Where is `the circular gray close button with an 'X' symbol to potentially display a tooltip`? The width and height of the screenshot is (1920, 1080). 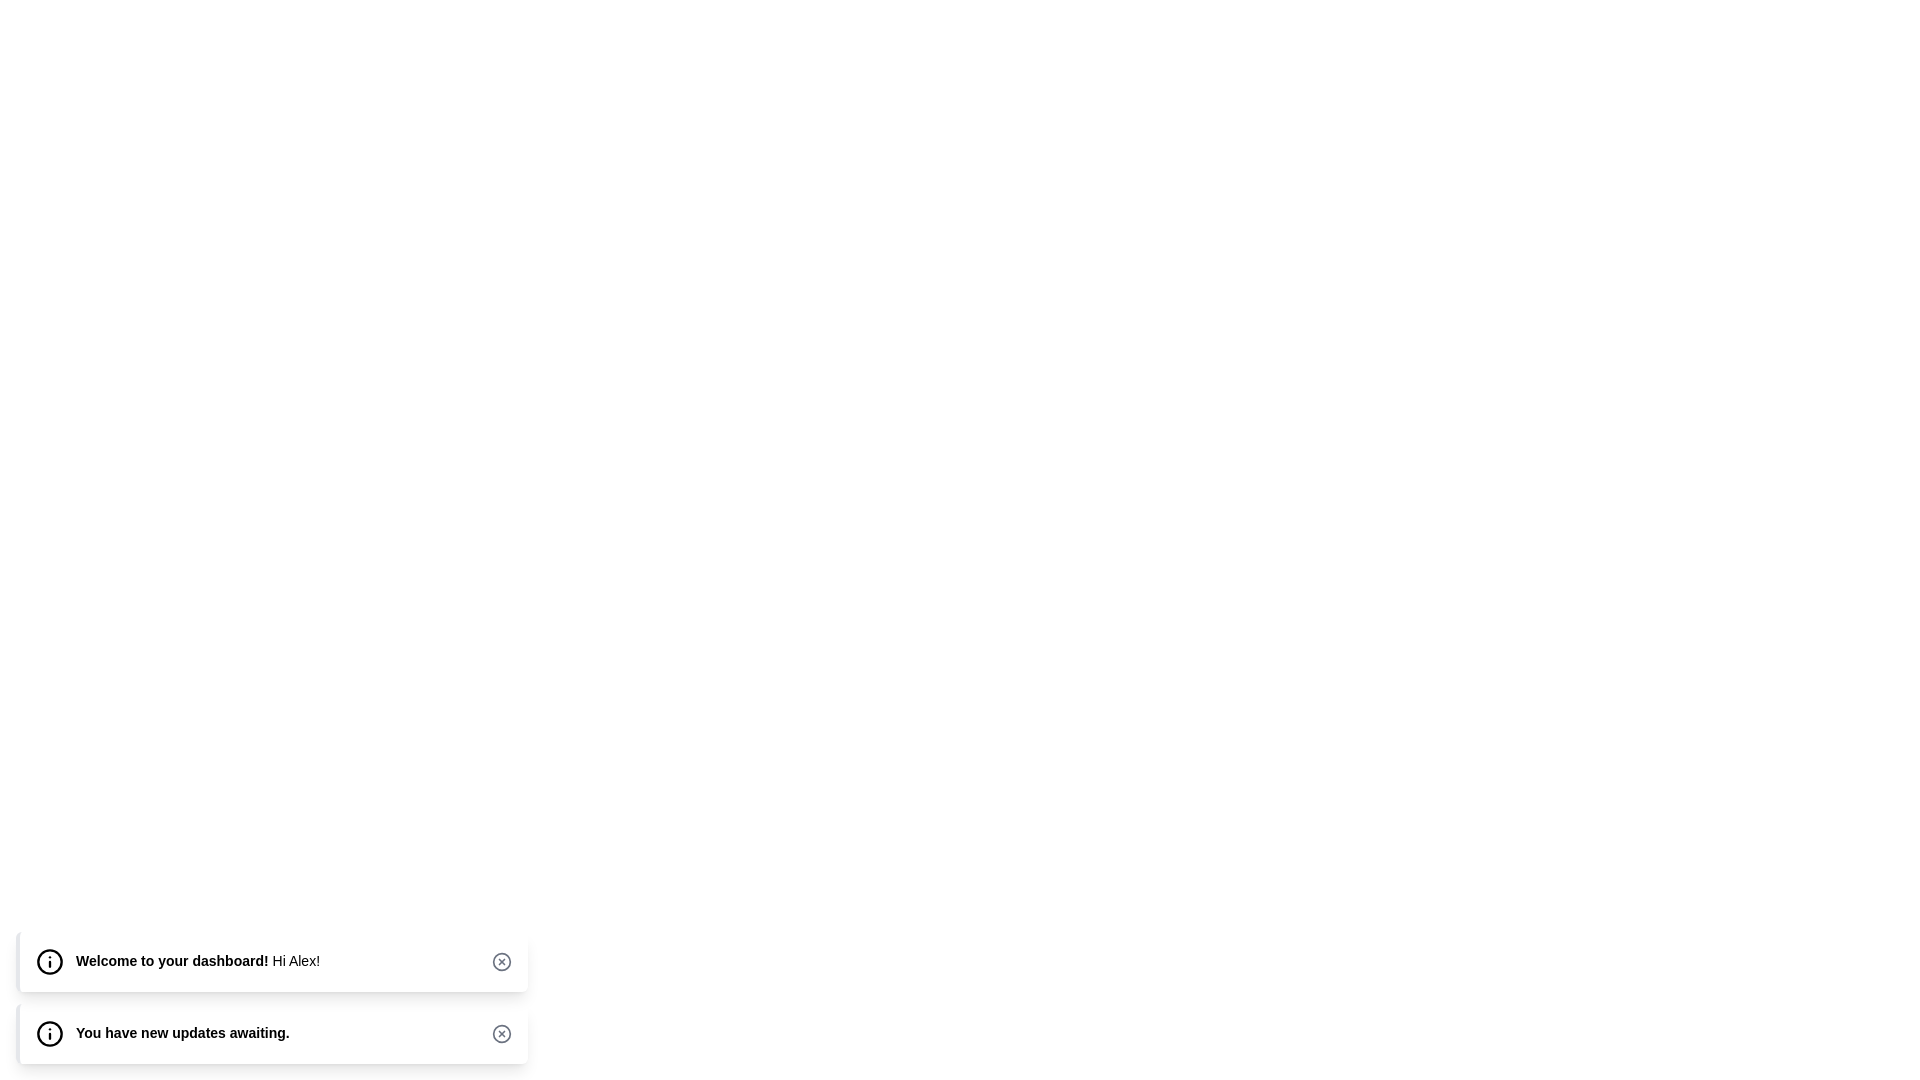 the circular gray close button with an 'X' symbol to potentially display a tooltip is located at coordinates (502, 960).